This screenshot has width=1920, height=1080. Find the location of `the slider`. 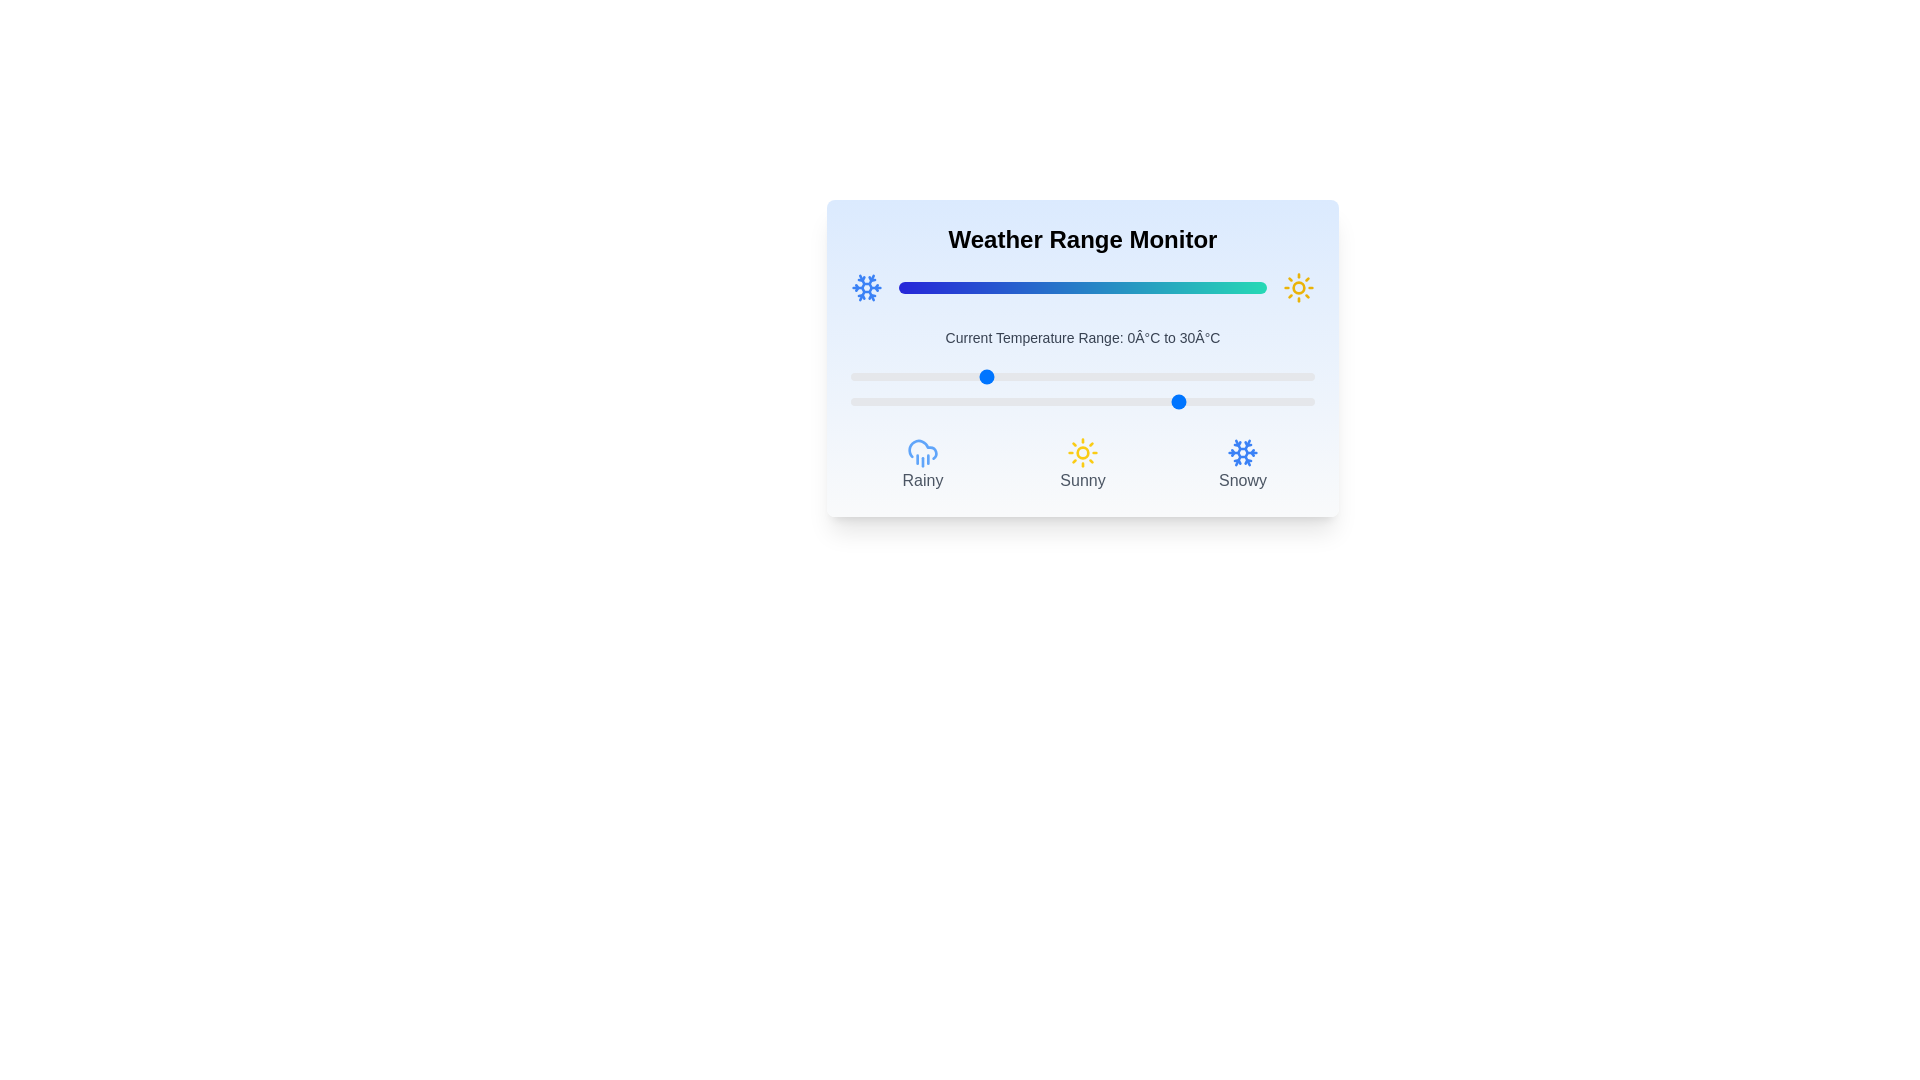

the slider is located at coordinates (1042, 377).